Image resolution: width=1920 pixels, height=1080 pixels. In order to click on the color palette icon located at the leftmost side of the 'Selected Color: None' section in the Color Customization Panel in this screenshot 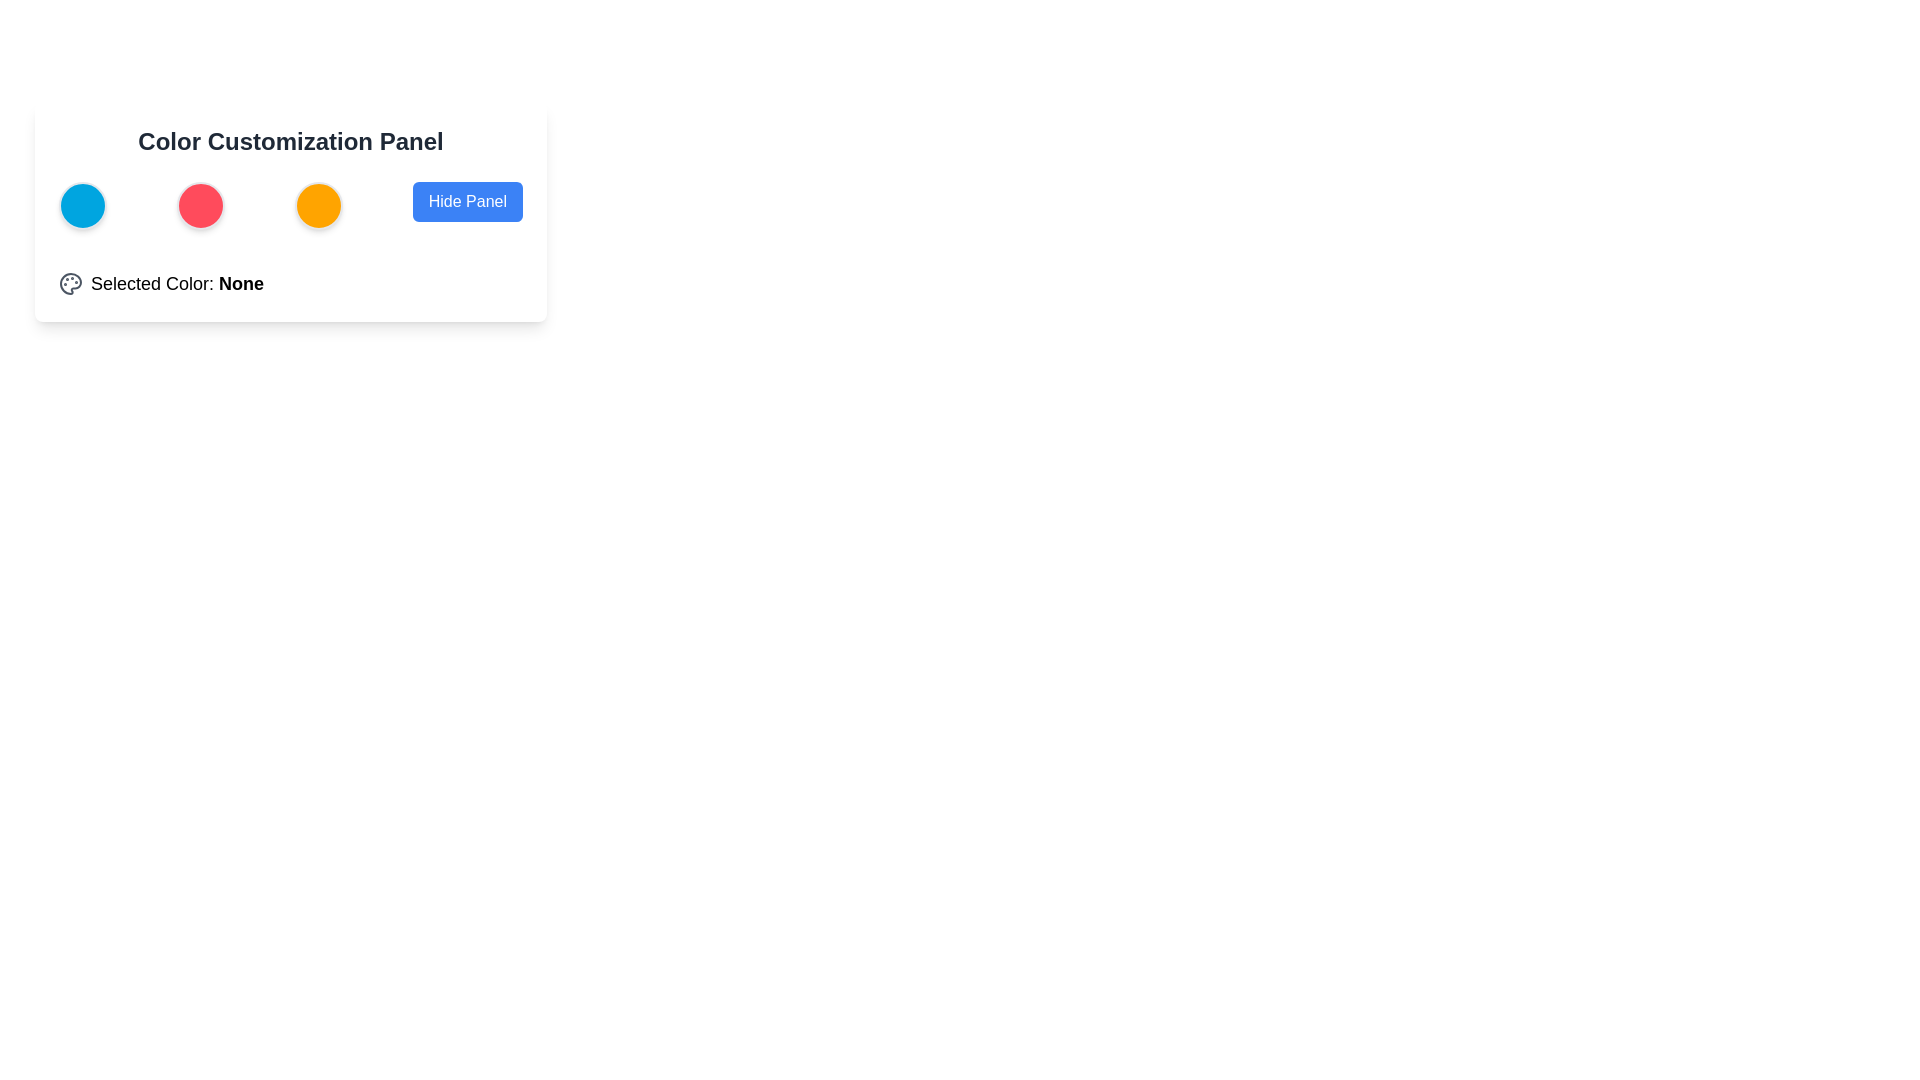, I will do `click(71, 284)`.